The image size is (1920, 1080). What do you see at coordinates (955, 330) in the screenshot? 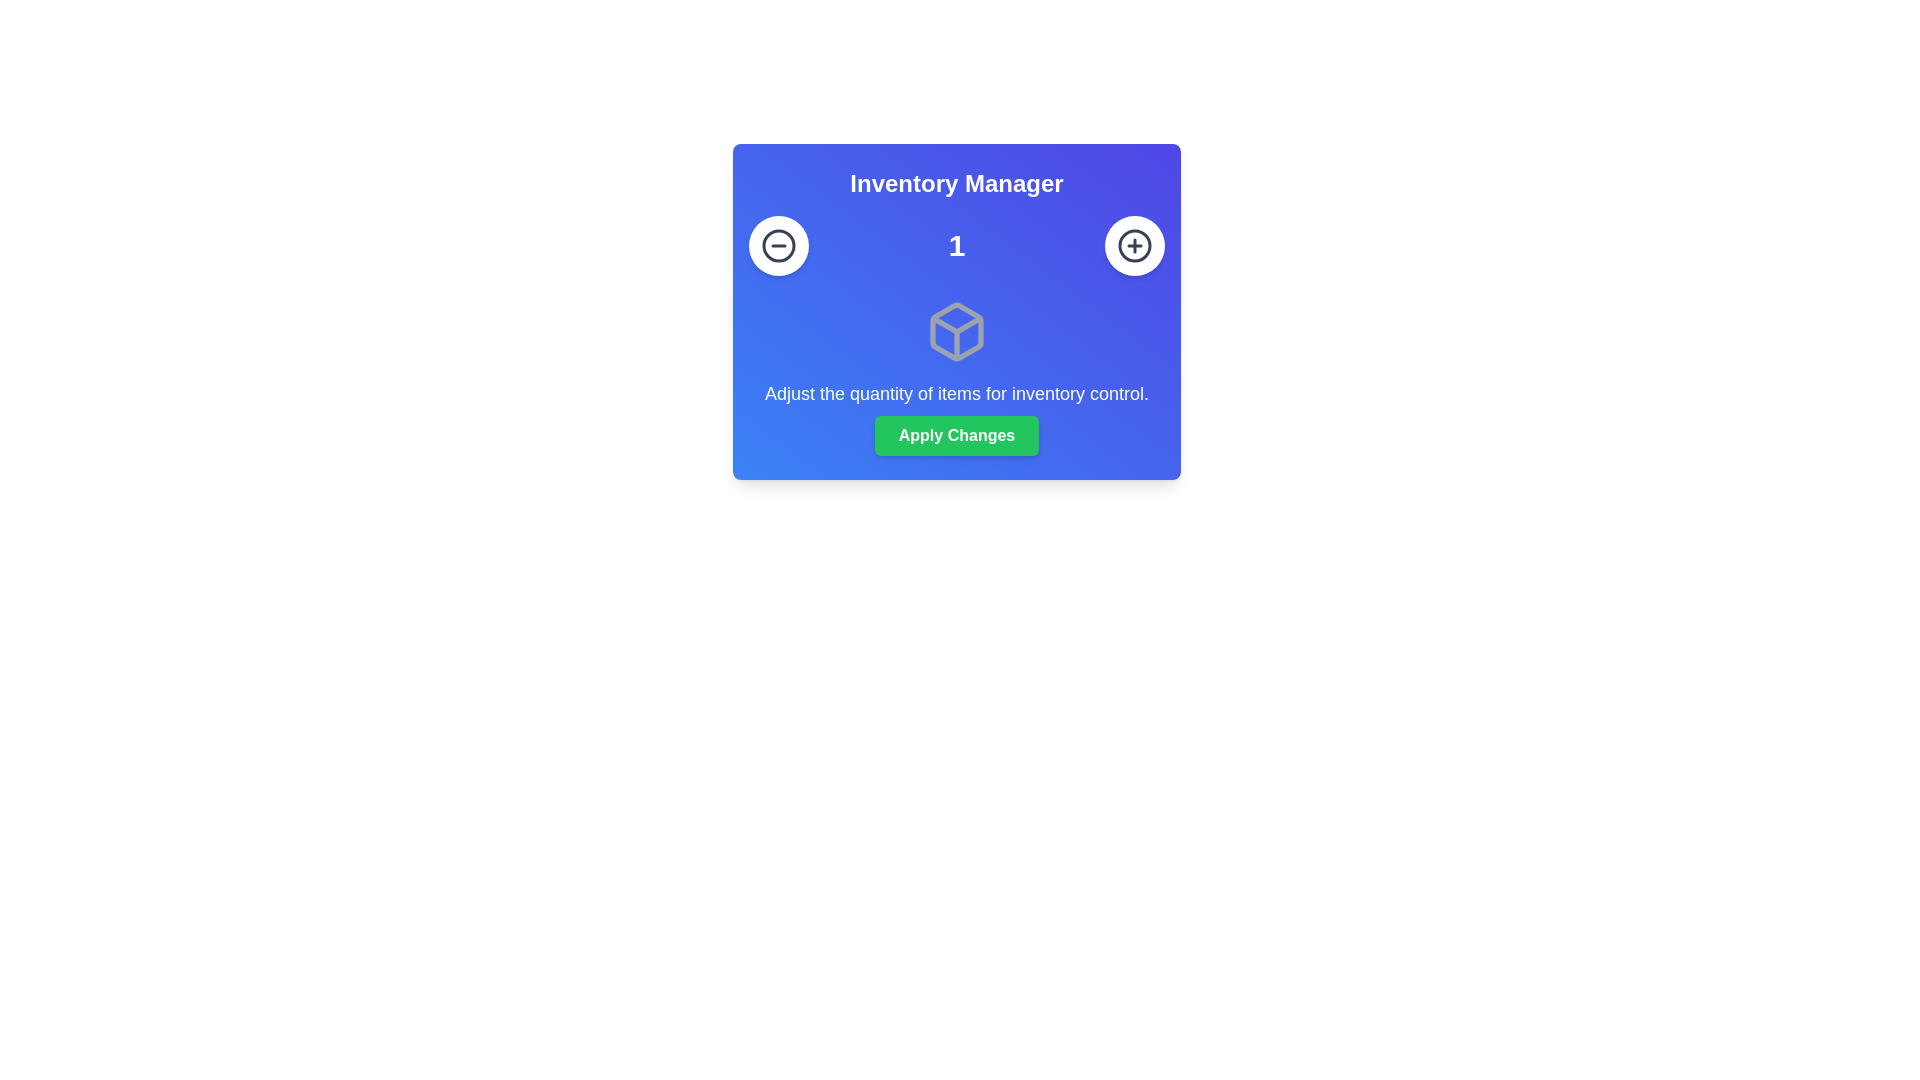
I see `the cube icon, which is styled with gray outlines on a blue background and positioned below the number '1' and above the text 'Adjust the quantity of items for inventory control.'` at bounding box center [955, 330].